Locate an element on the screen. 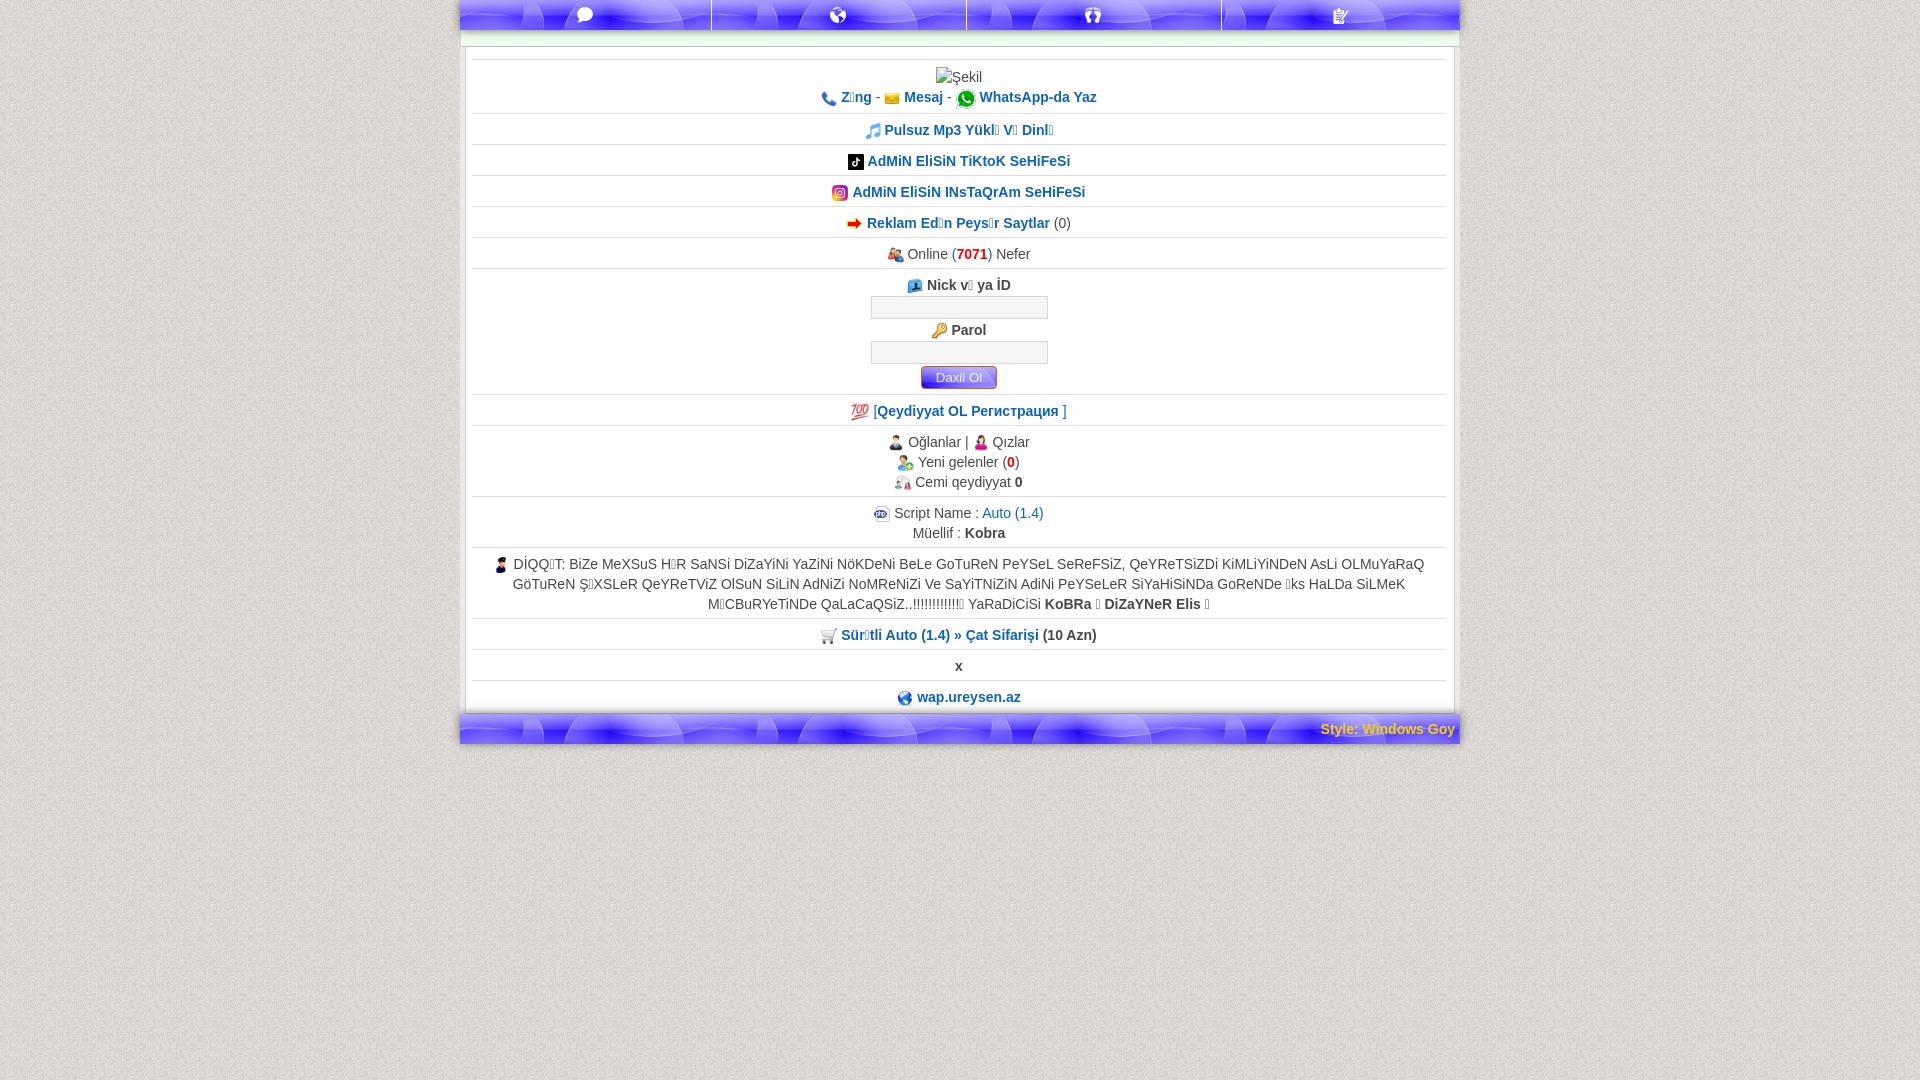  '(7071)' is located at coordinates (974, 253).